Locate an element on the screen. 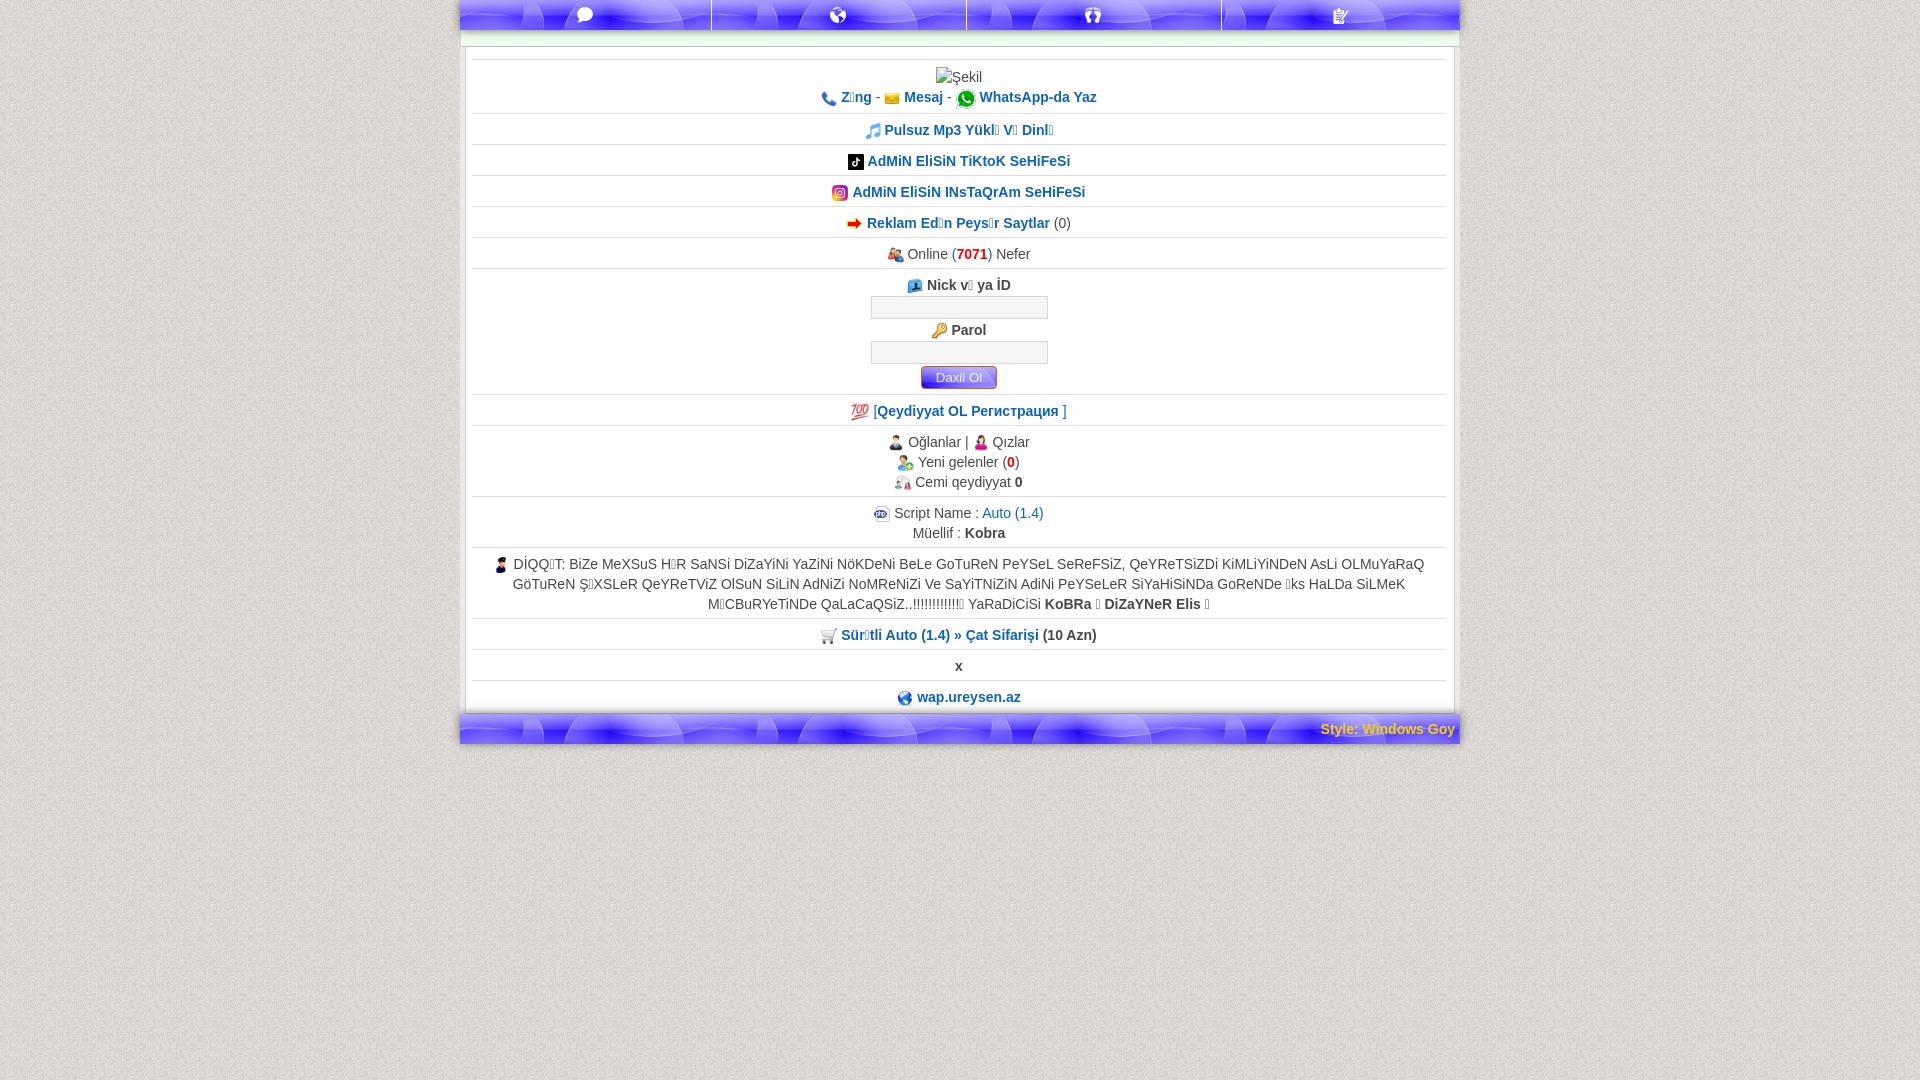  '(7071)' is located at coordinates (974, 253).